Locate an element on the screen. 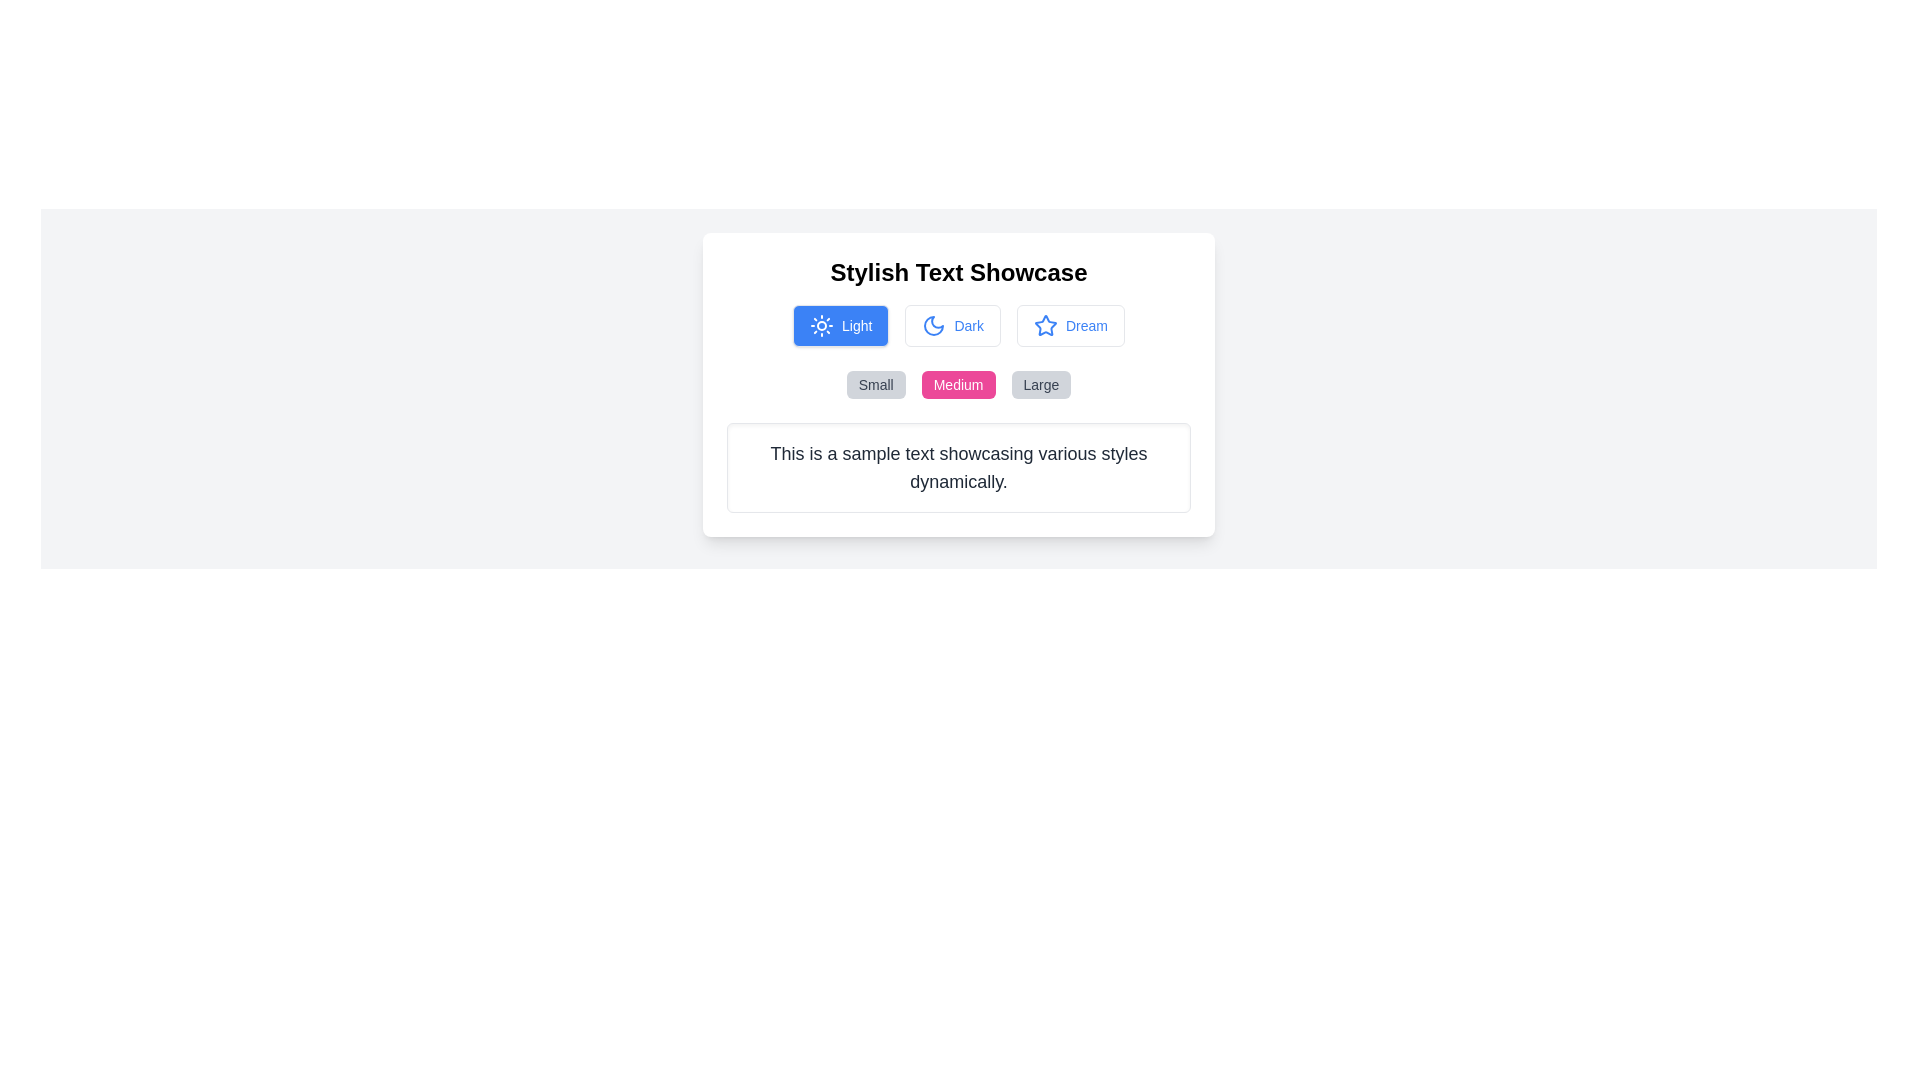 This screenshot has height=1080, width=1920. the 'Large' size button, which is the third button in a group of three buttons labeled 'Small', 'Medium', and 'Large', located below the 'Stylish Text Showcase' heading is located at coordinates (1040, 385).